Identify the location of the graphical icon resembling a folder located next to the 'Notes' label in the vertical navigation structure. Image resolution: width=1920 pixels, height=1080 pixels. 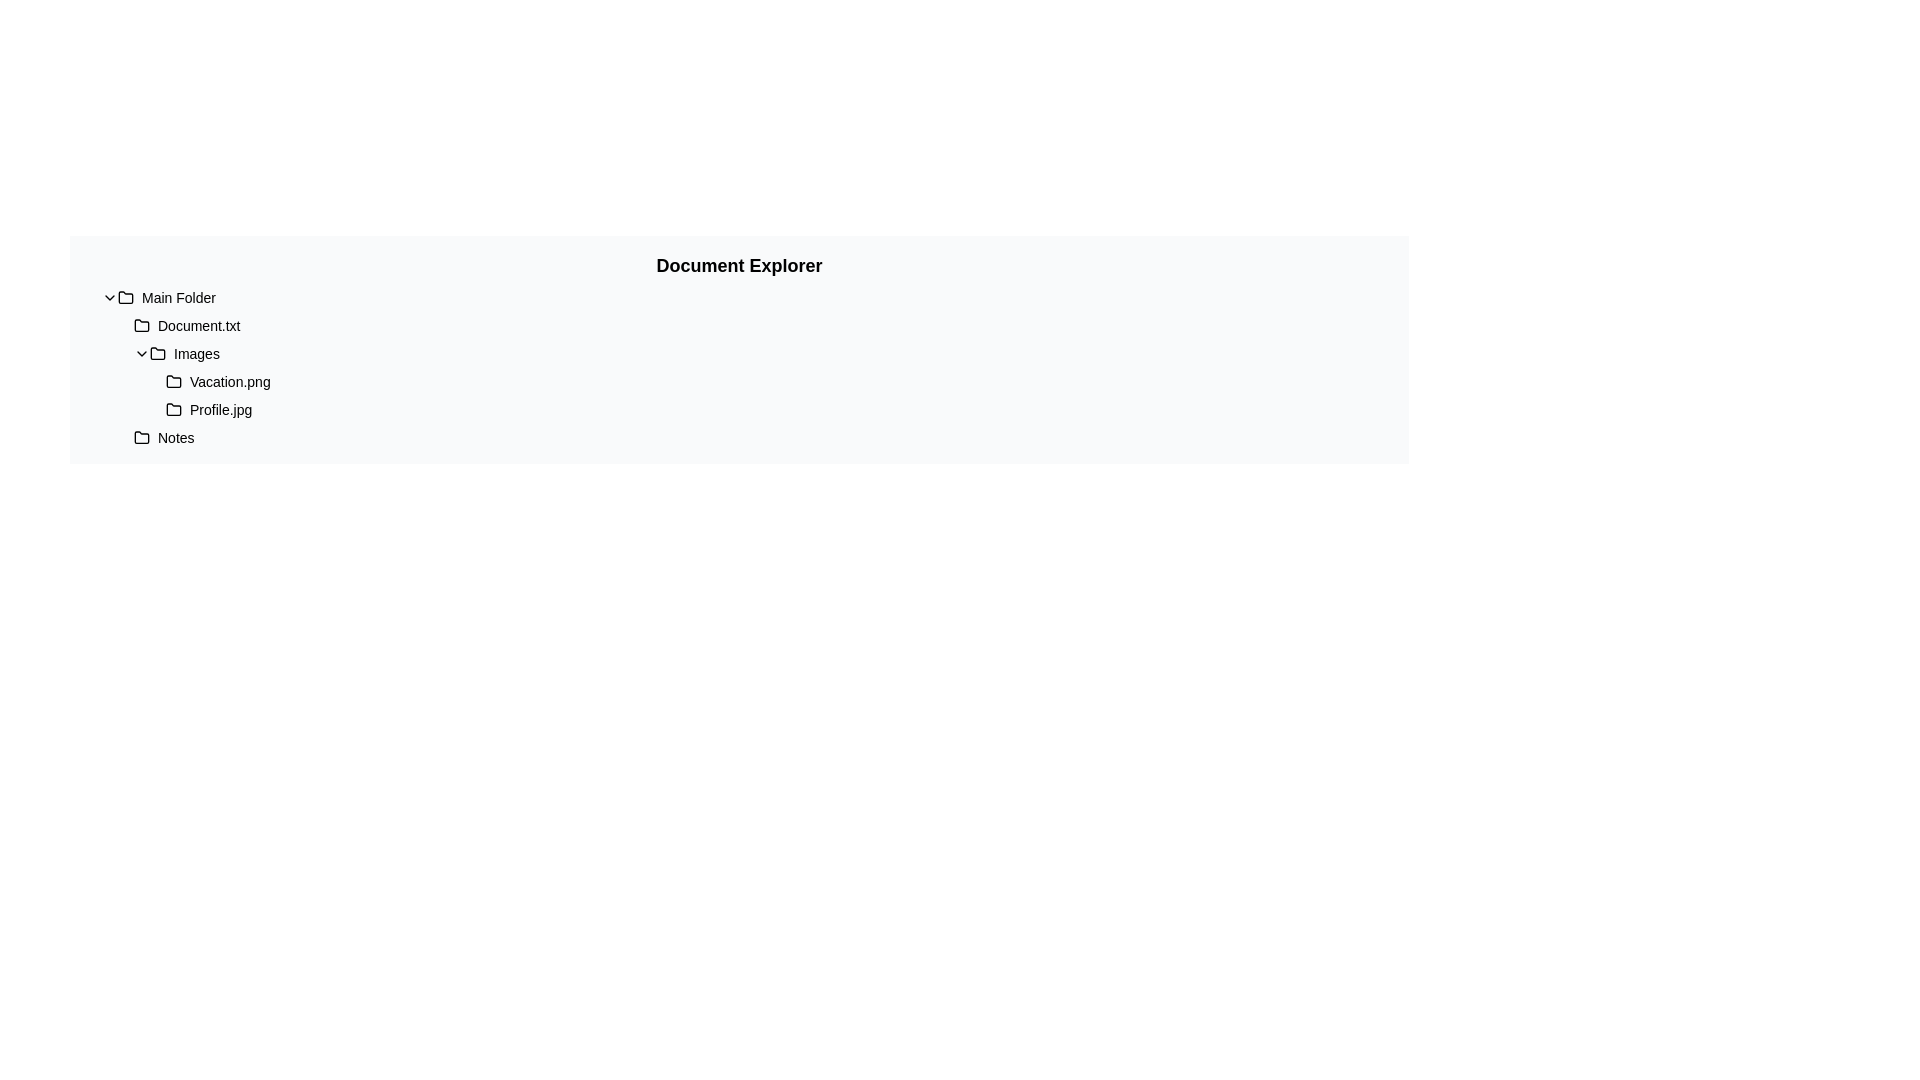
(141, 437).